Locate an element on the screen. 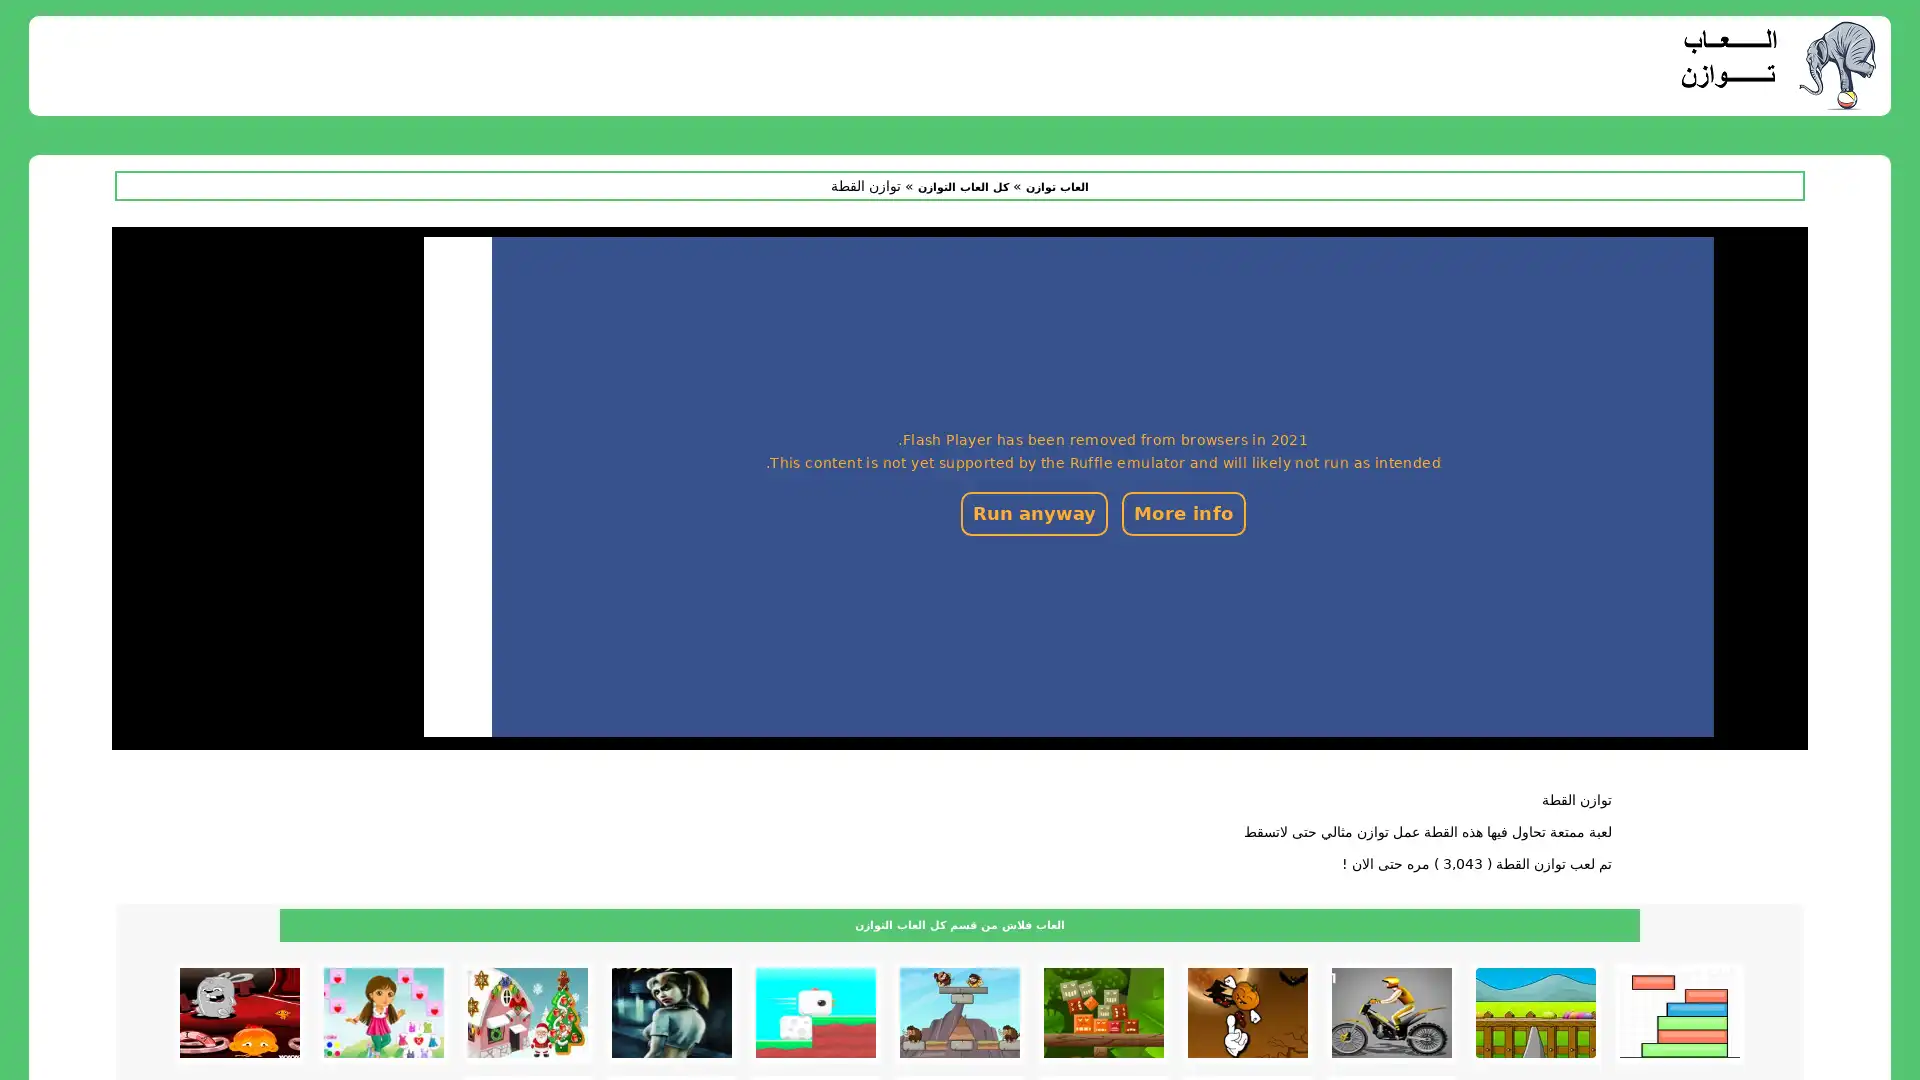 This screenshot has height=1080, width=1920. Run anyway is located at coordinates (1034, 512).